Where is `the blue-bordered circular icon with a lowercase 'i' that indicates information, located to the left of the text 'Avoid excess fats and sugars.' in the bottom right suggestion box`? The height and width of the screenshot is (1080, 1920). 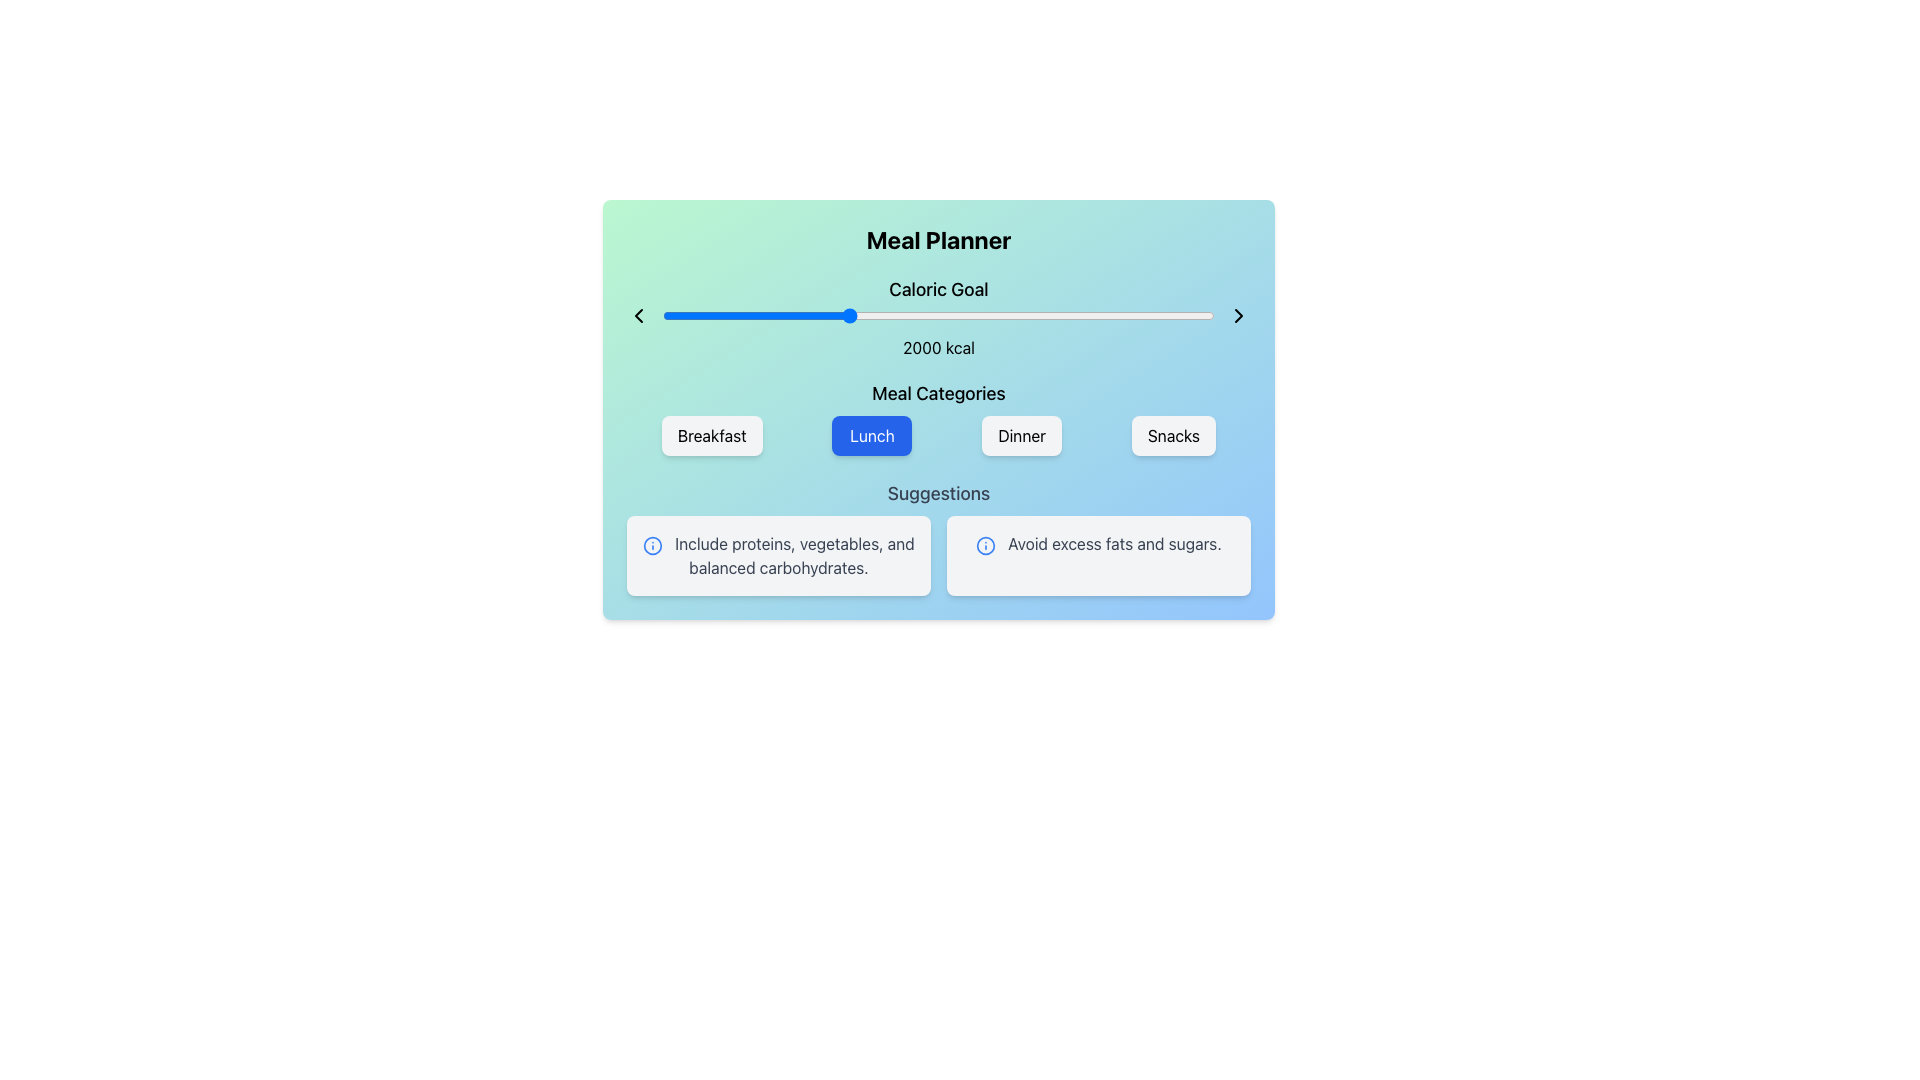
the blue-bordered circular icon with a lowercase 'i' that indicates information, located to the left of the text 'Avoid excess fats and sugars.' in the bottom right suggestion box is located at coordinates (986, 545).